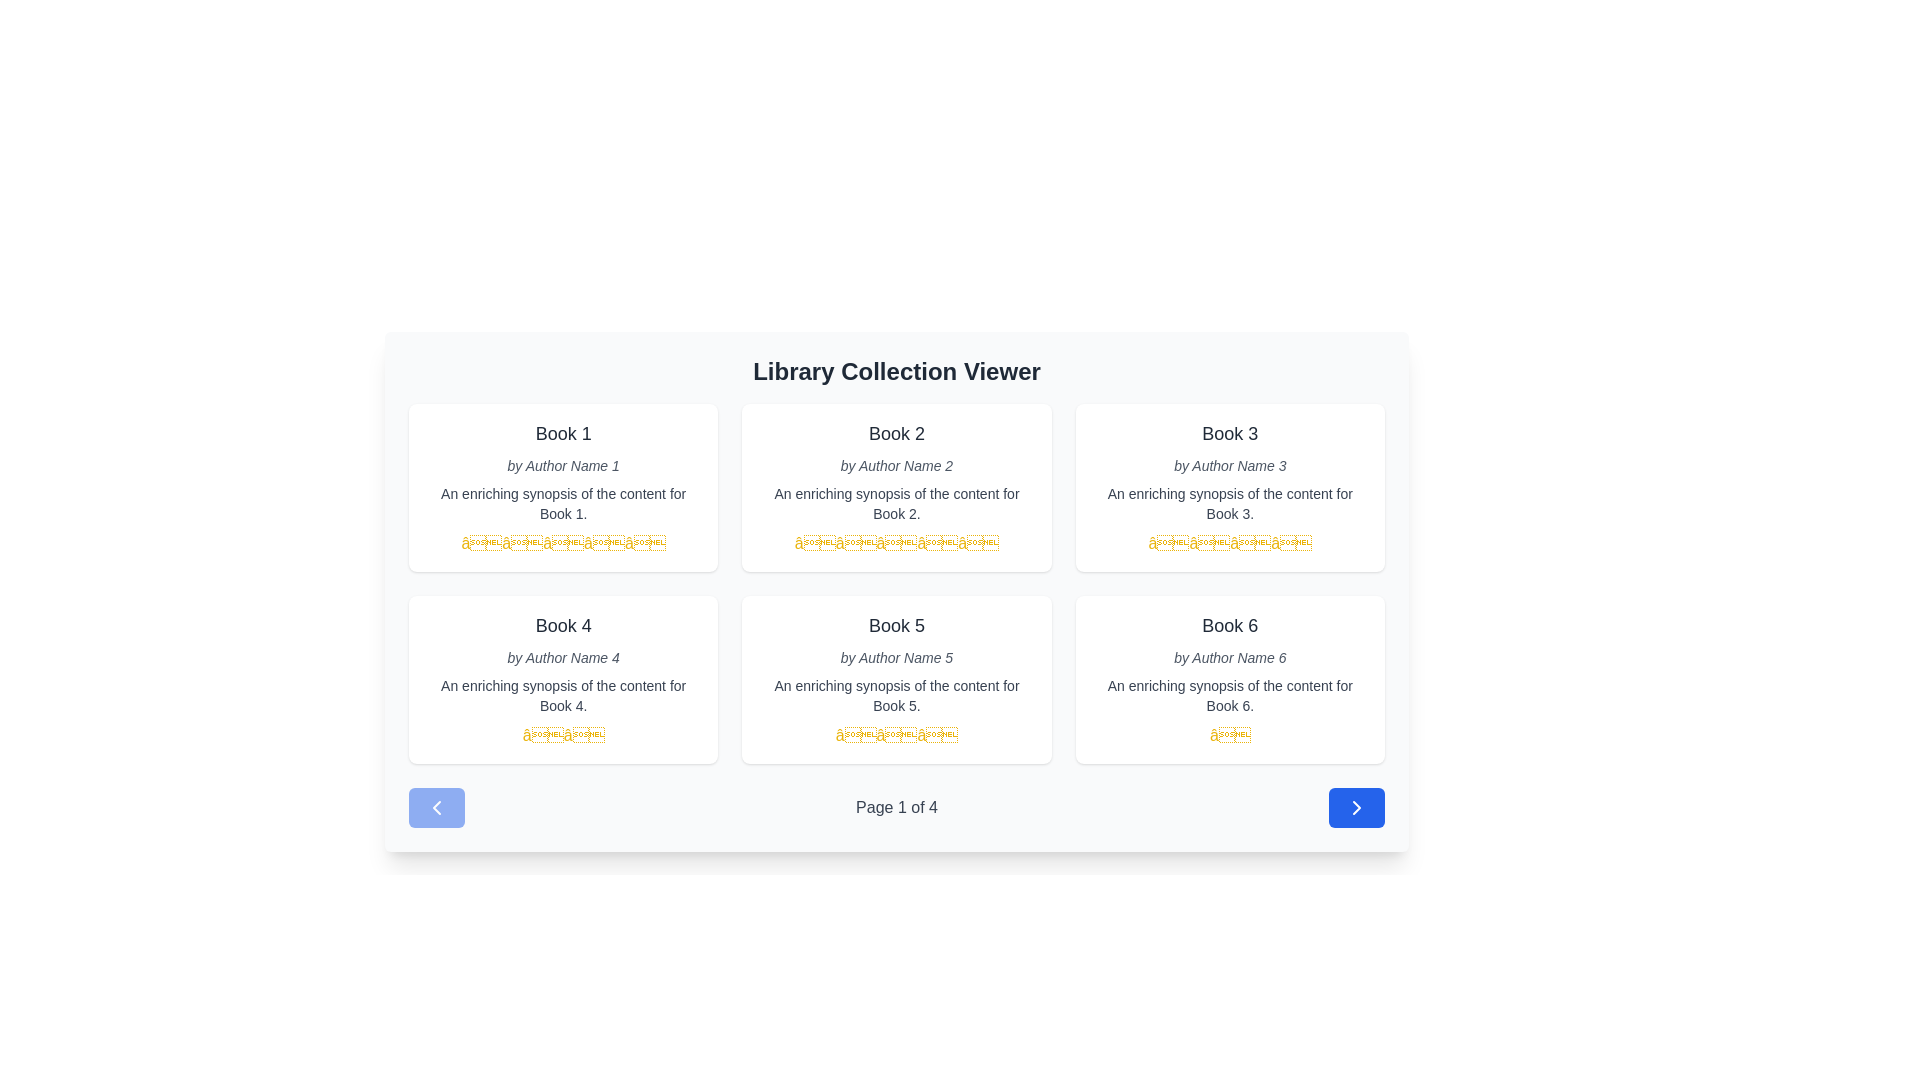  I want to click on the book, so click(1228, 433).